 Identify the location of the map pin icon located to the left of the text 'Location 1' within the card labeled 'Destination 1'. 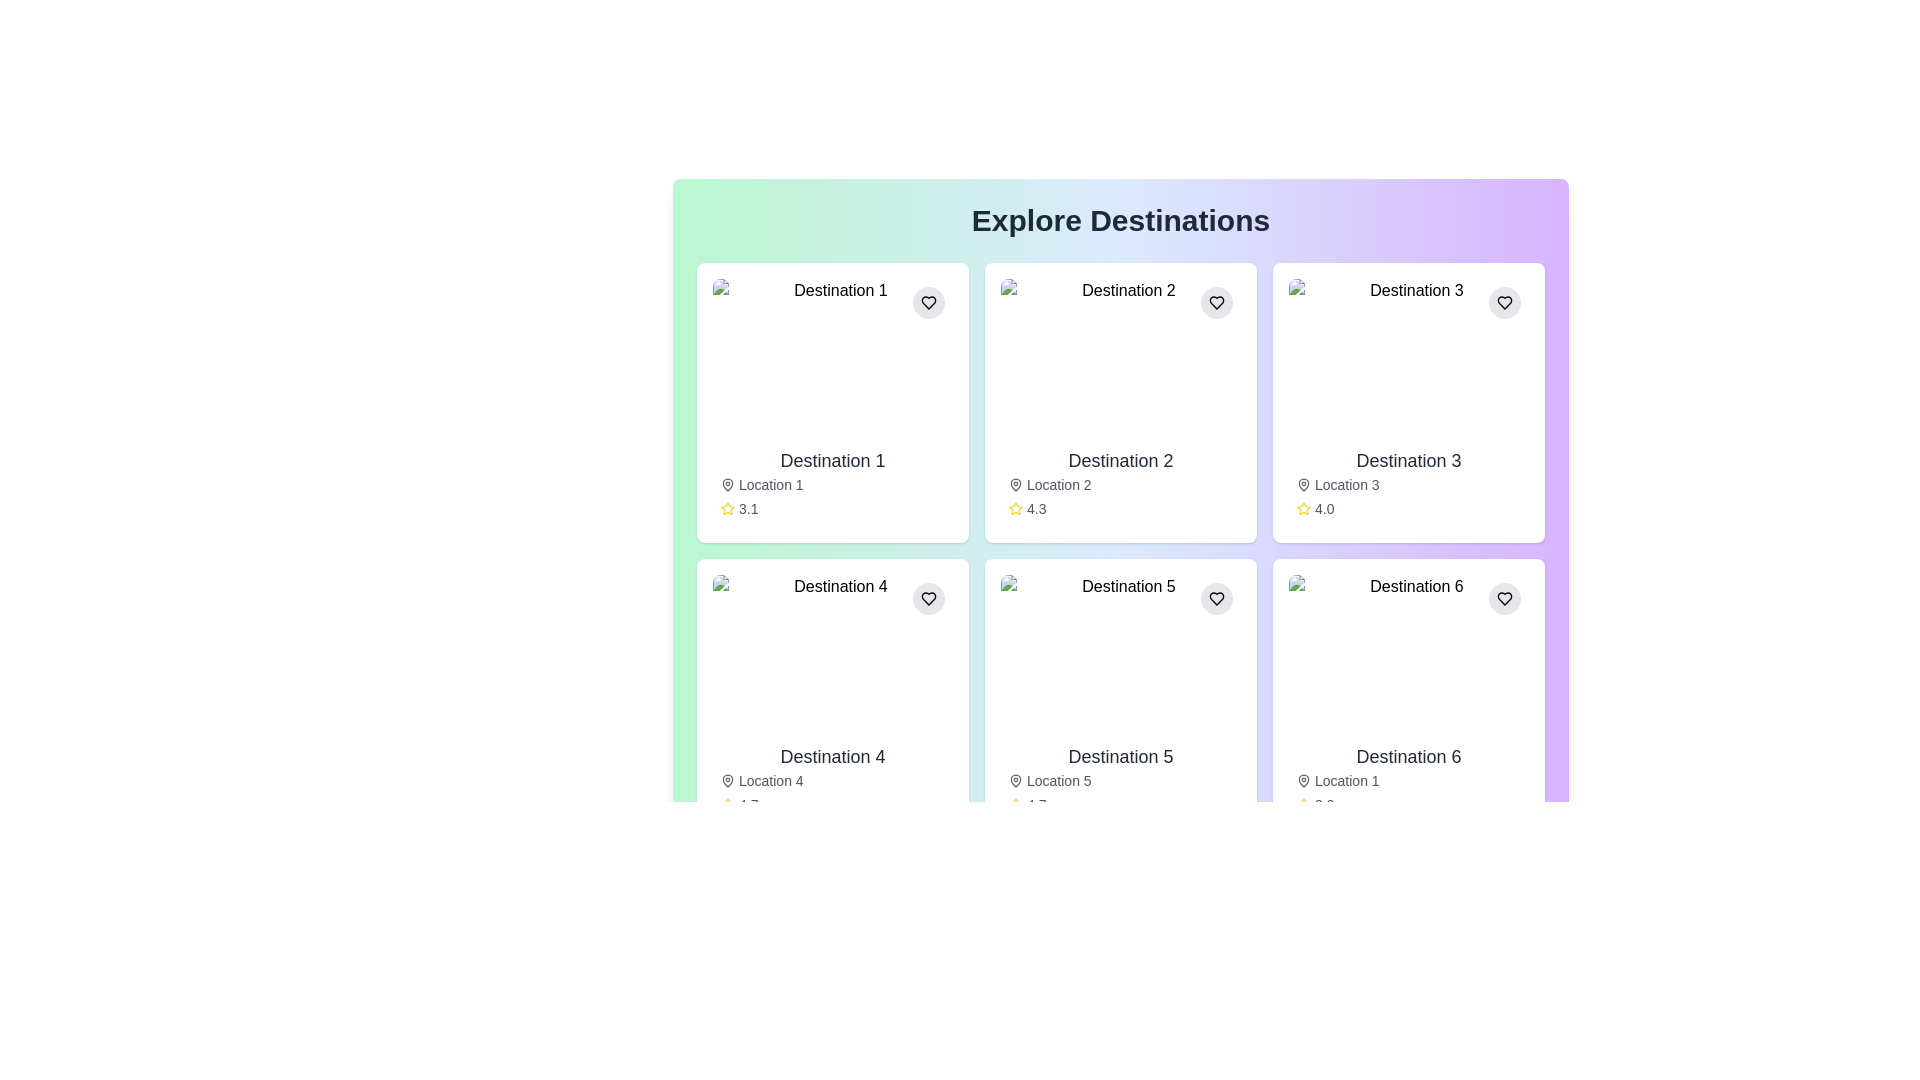
(727, 485).